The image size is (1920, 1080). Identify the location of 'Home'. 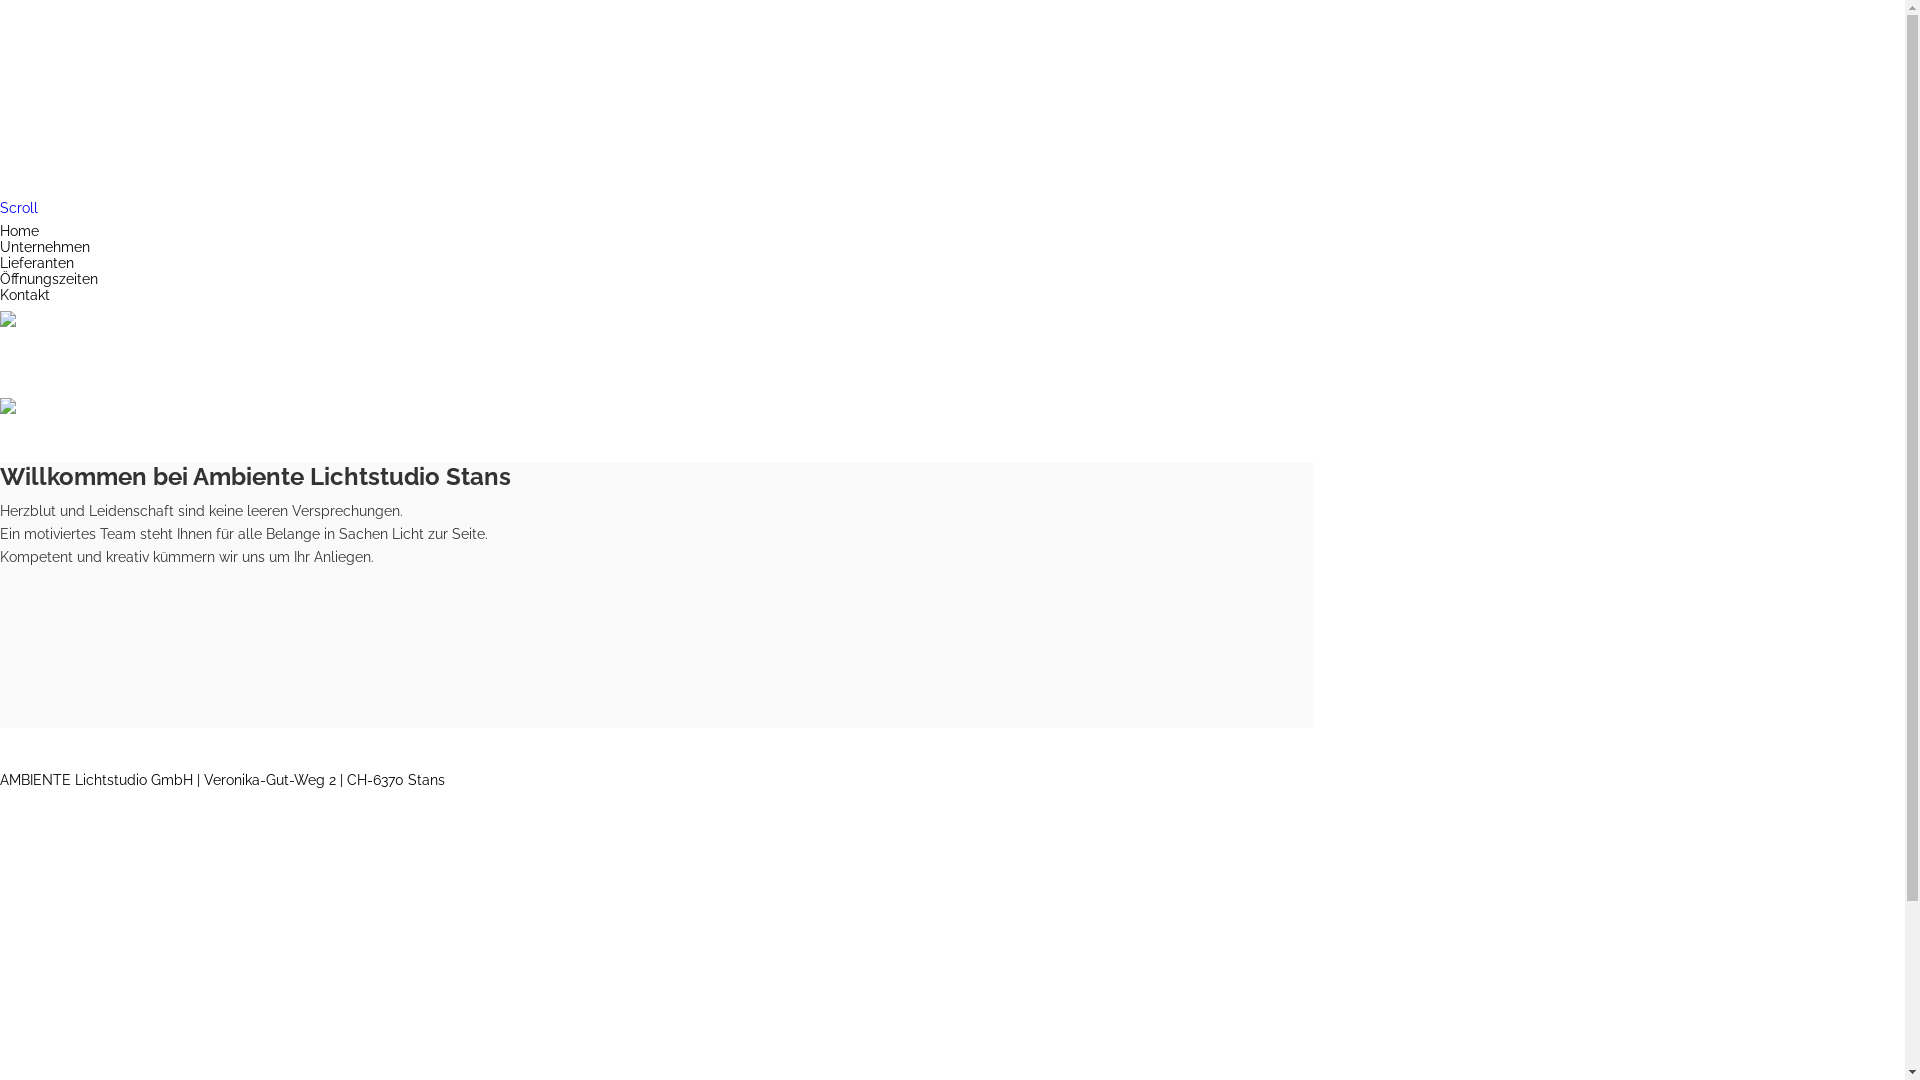
(0, 230).